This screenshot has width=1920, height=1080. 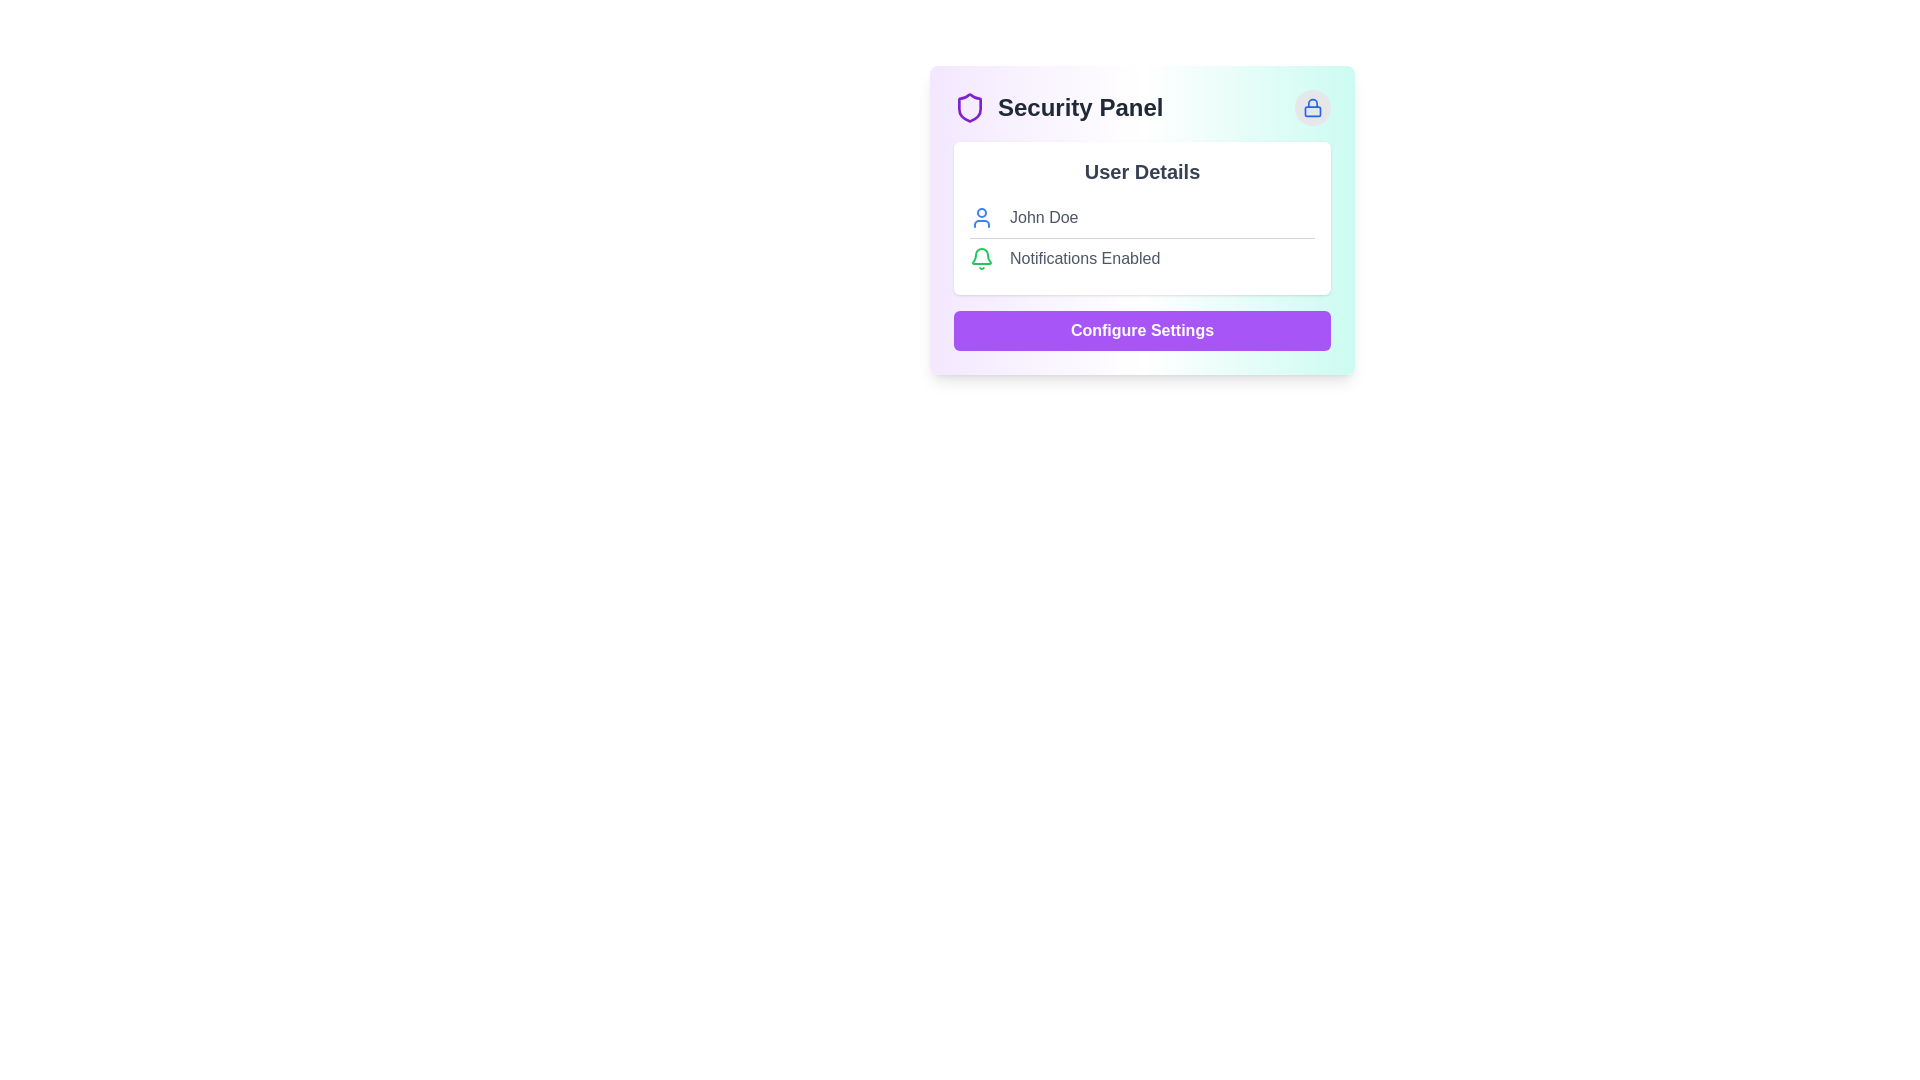 What do you see at coordinates (969, 108) in the screenshot?
I see `the security icon located at the far left of the 'Security Panel' header section` at bounding box center [969, 108].